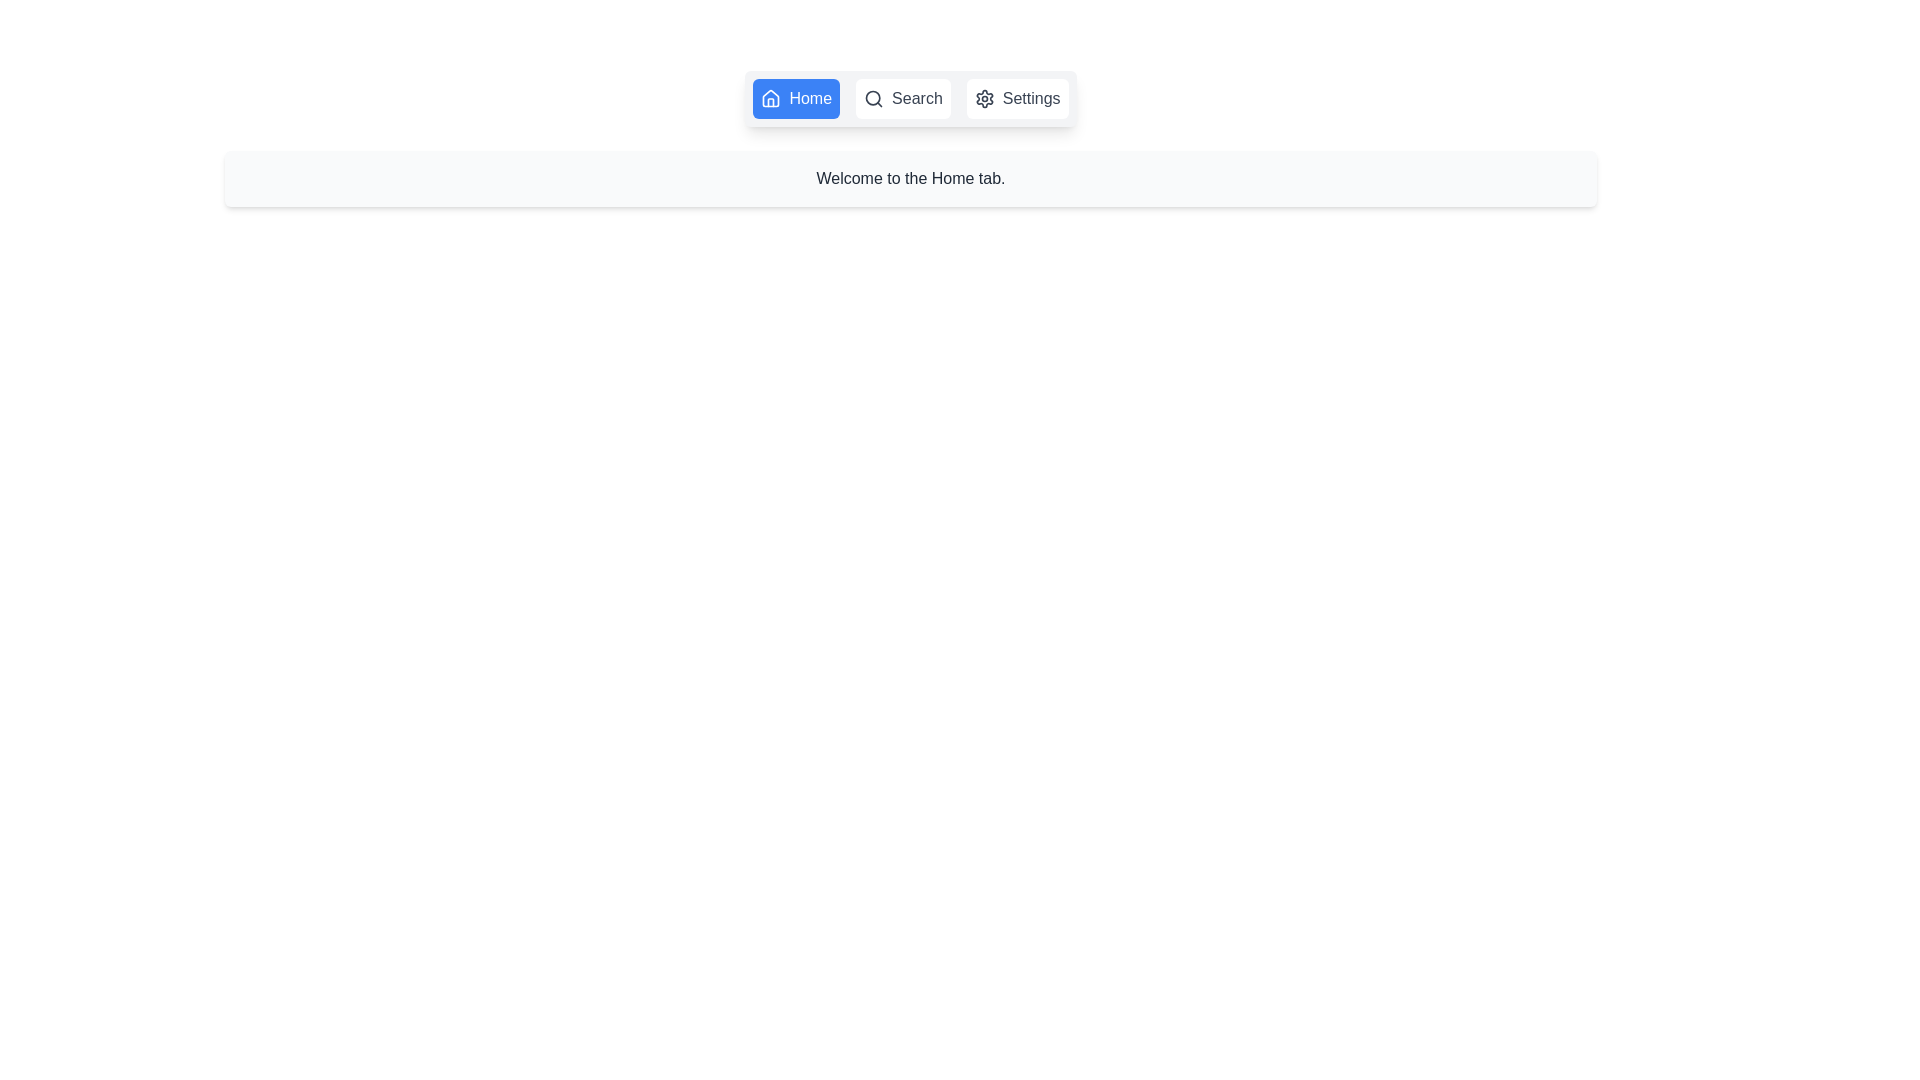 This screenshot has height=1080, width=1920. I want to click on the magnifying glass icon representing the search function located in the navigation bar to initiate a search, so click(874, 99).